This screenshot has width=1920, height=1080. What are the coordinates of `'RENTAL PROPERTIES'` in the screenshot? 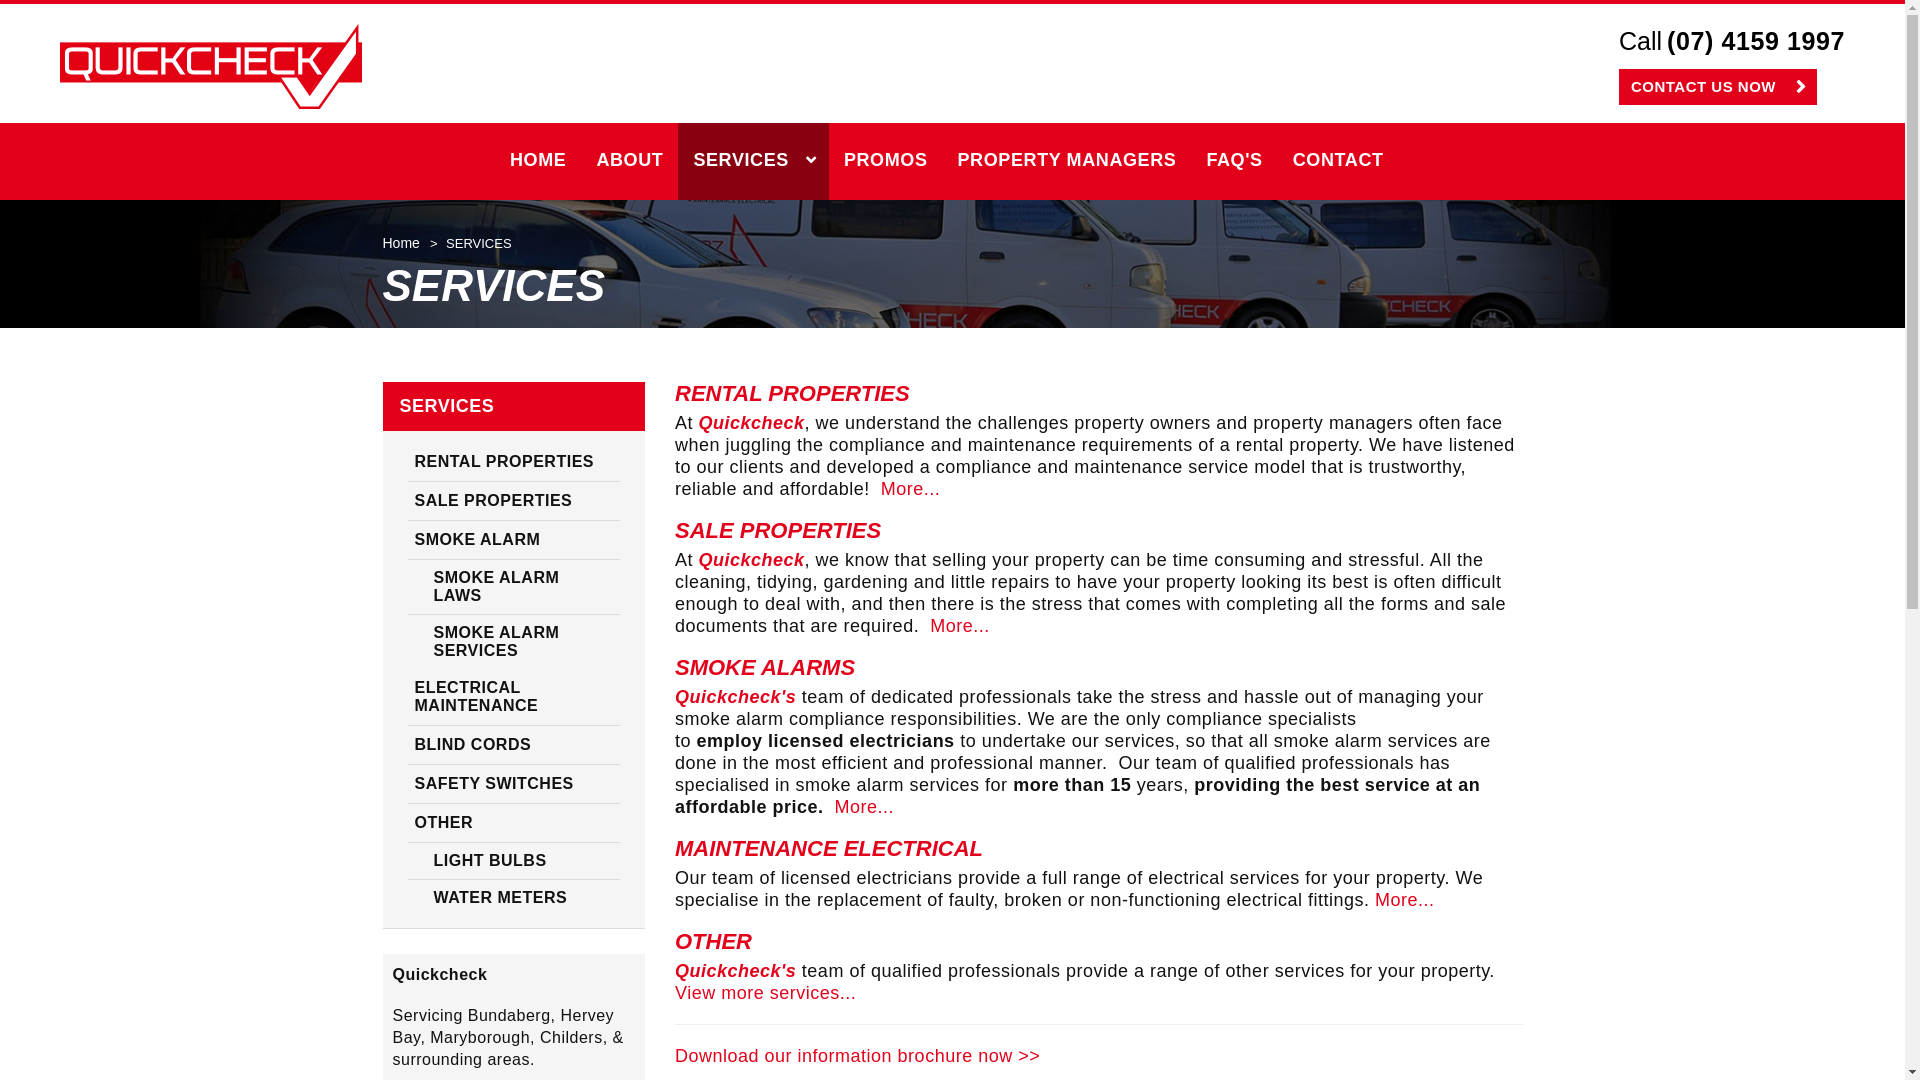 It's located at (514, 462).